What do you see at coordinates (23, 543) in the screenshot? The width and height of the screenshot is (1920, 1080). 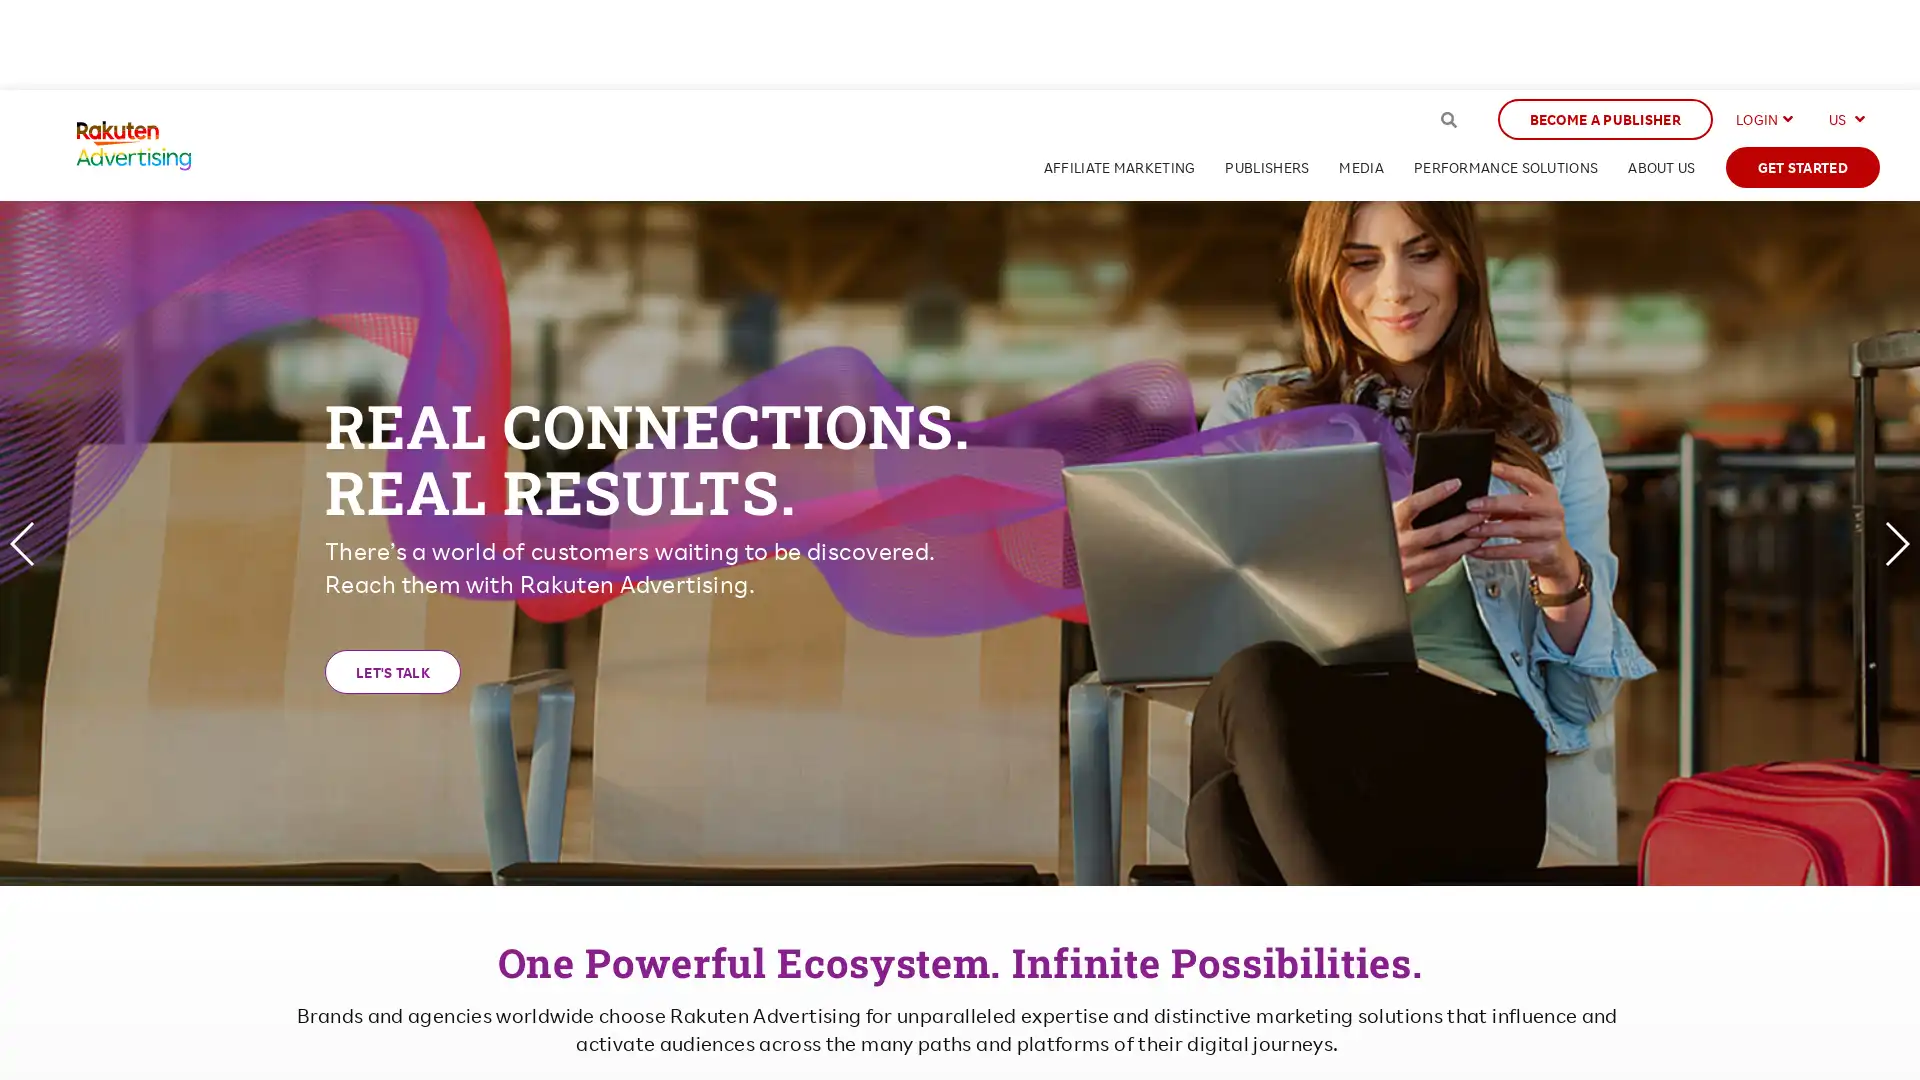 I see `Previous slide` at bounding box center [23, 543].